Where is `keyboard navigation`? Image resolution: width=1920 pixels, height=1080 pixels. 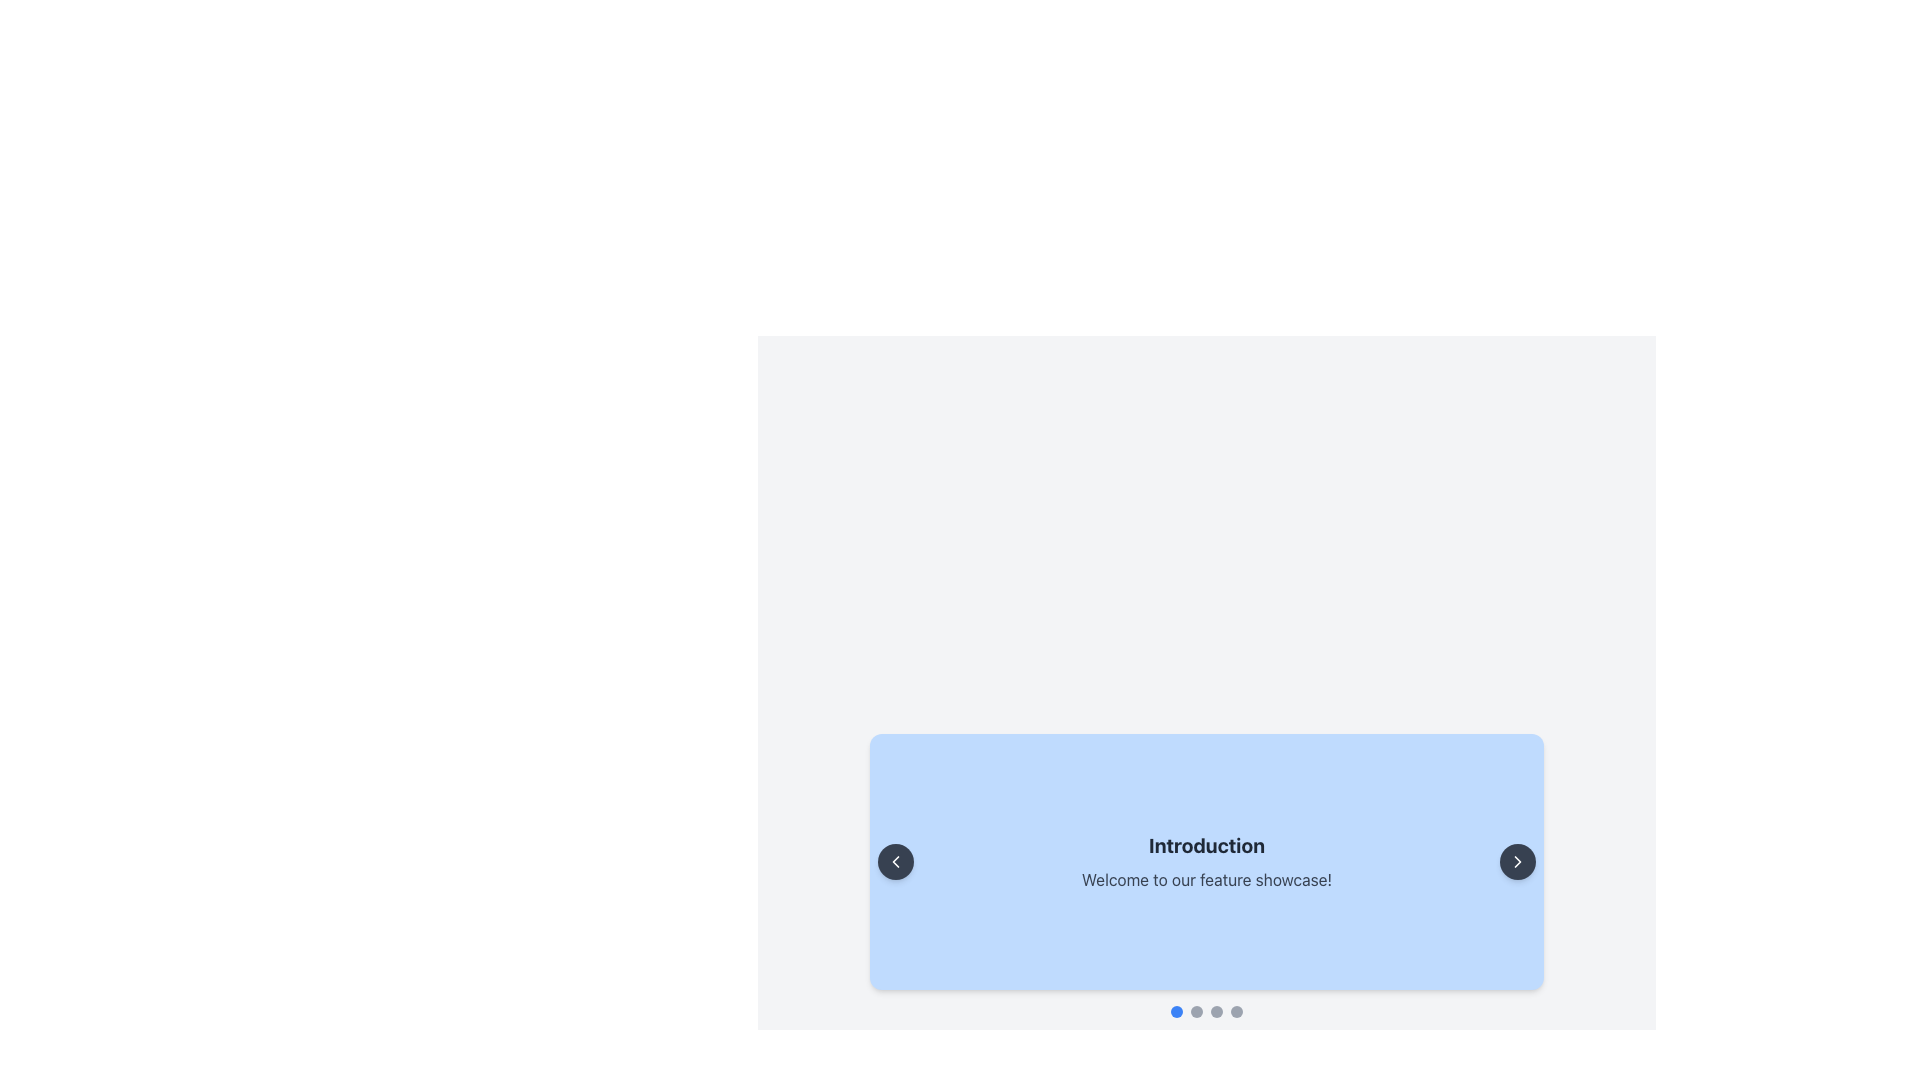 keyboard navigation is located at coordinates (1517, 860).